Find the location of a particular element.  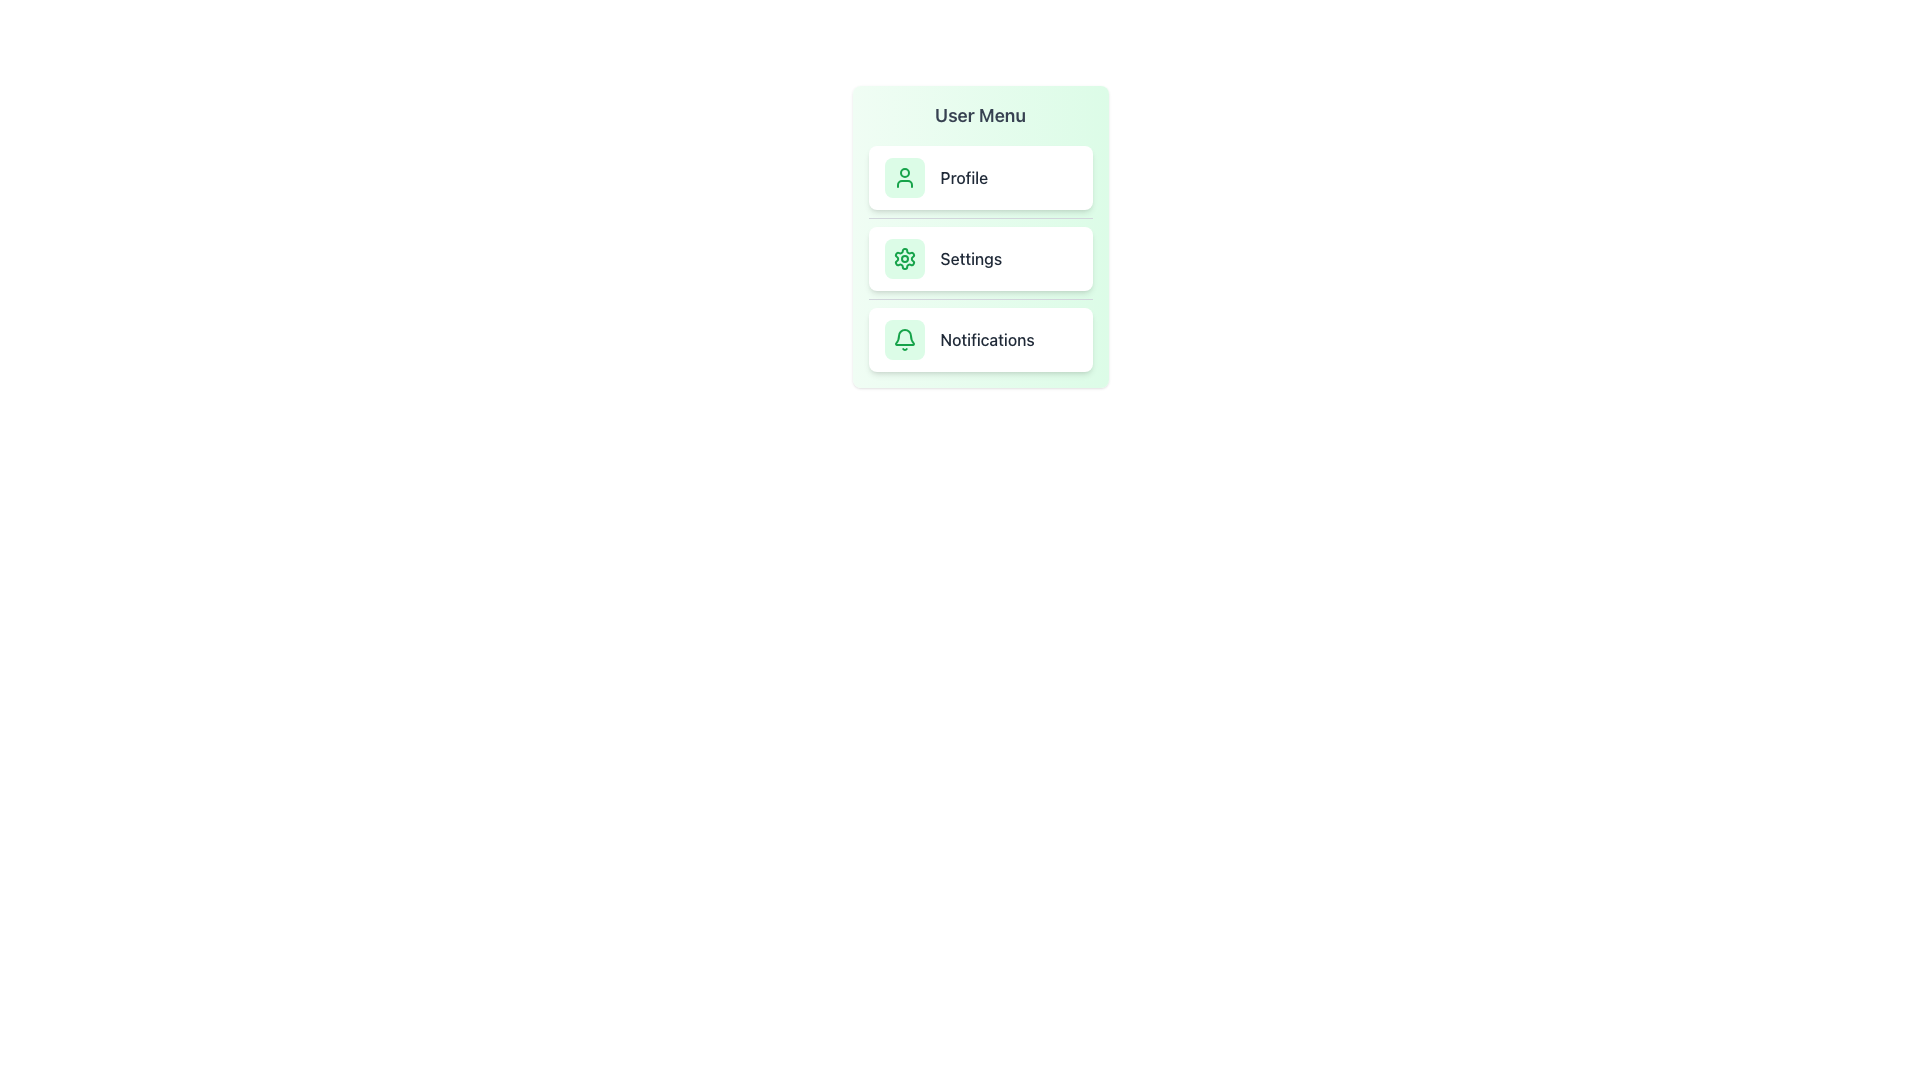

the settings icon, which is a gear shape with a green outline, located in the middle of a vertical user menu is located at coordinates (903, 257).